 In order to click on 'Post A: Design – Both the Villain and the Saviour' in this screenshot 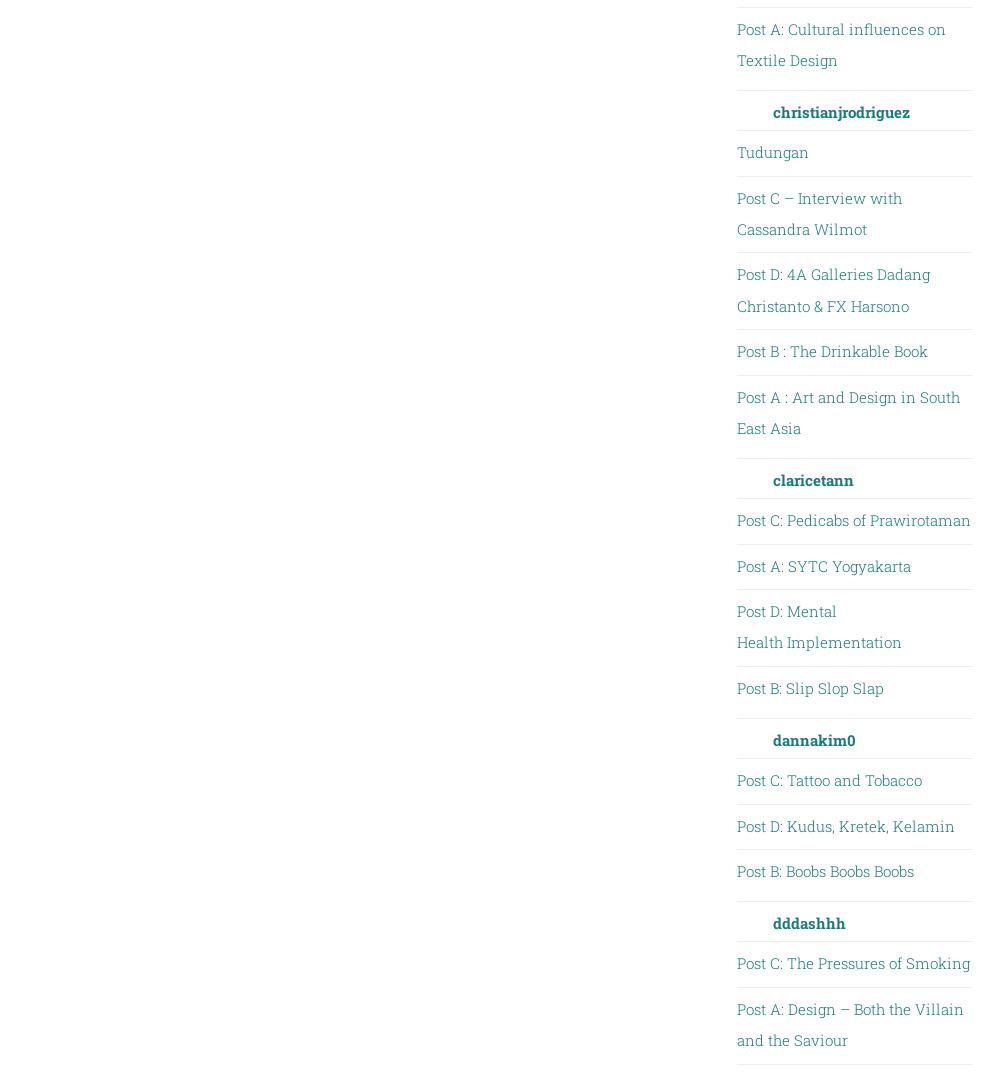, I will do `click(848, 1022)`.